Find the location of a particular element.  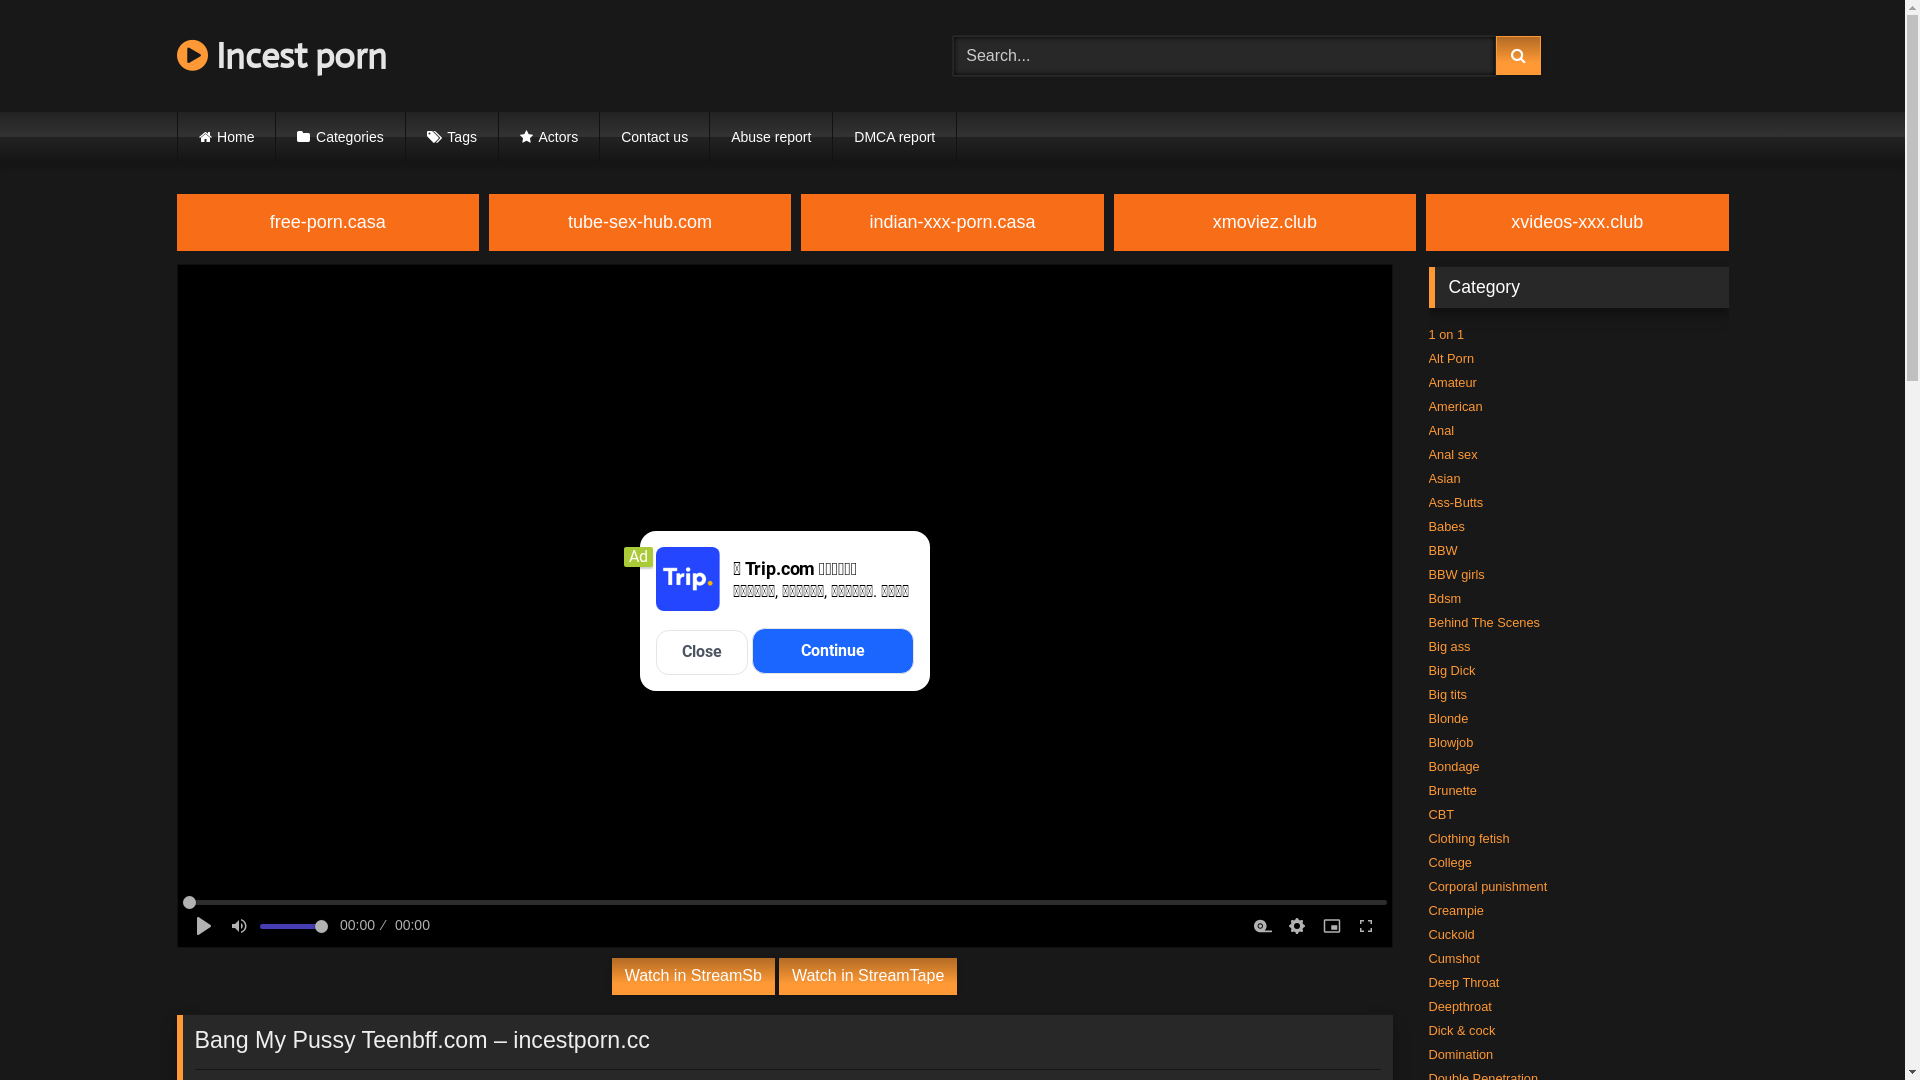

'Incest porn' is located at coordinates (280, 55).